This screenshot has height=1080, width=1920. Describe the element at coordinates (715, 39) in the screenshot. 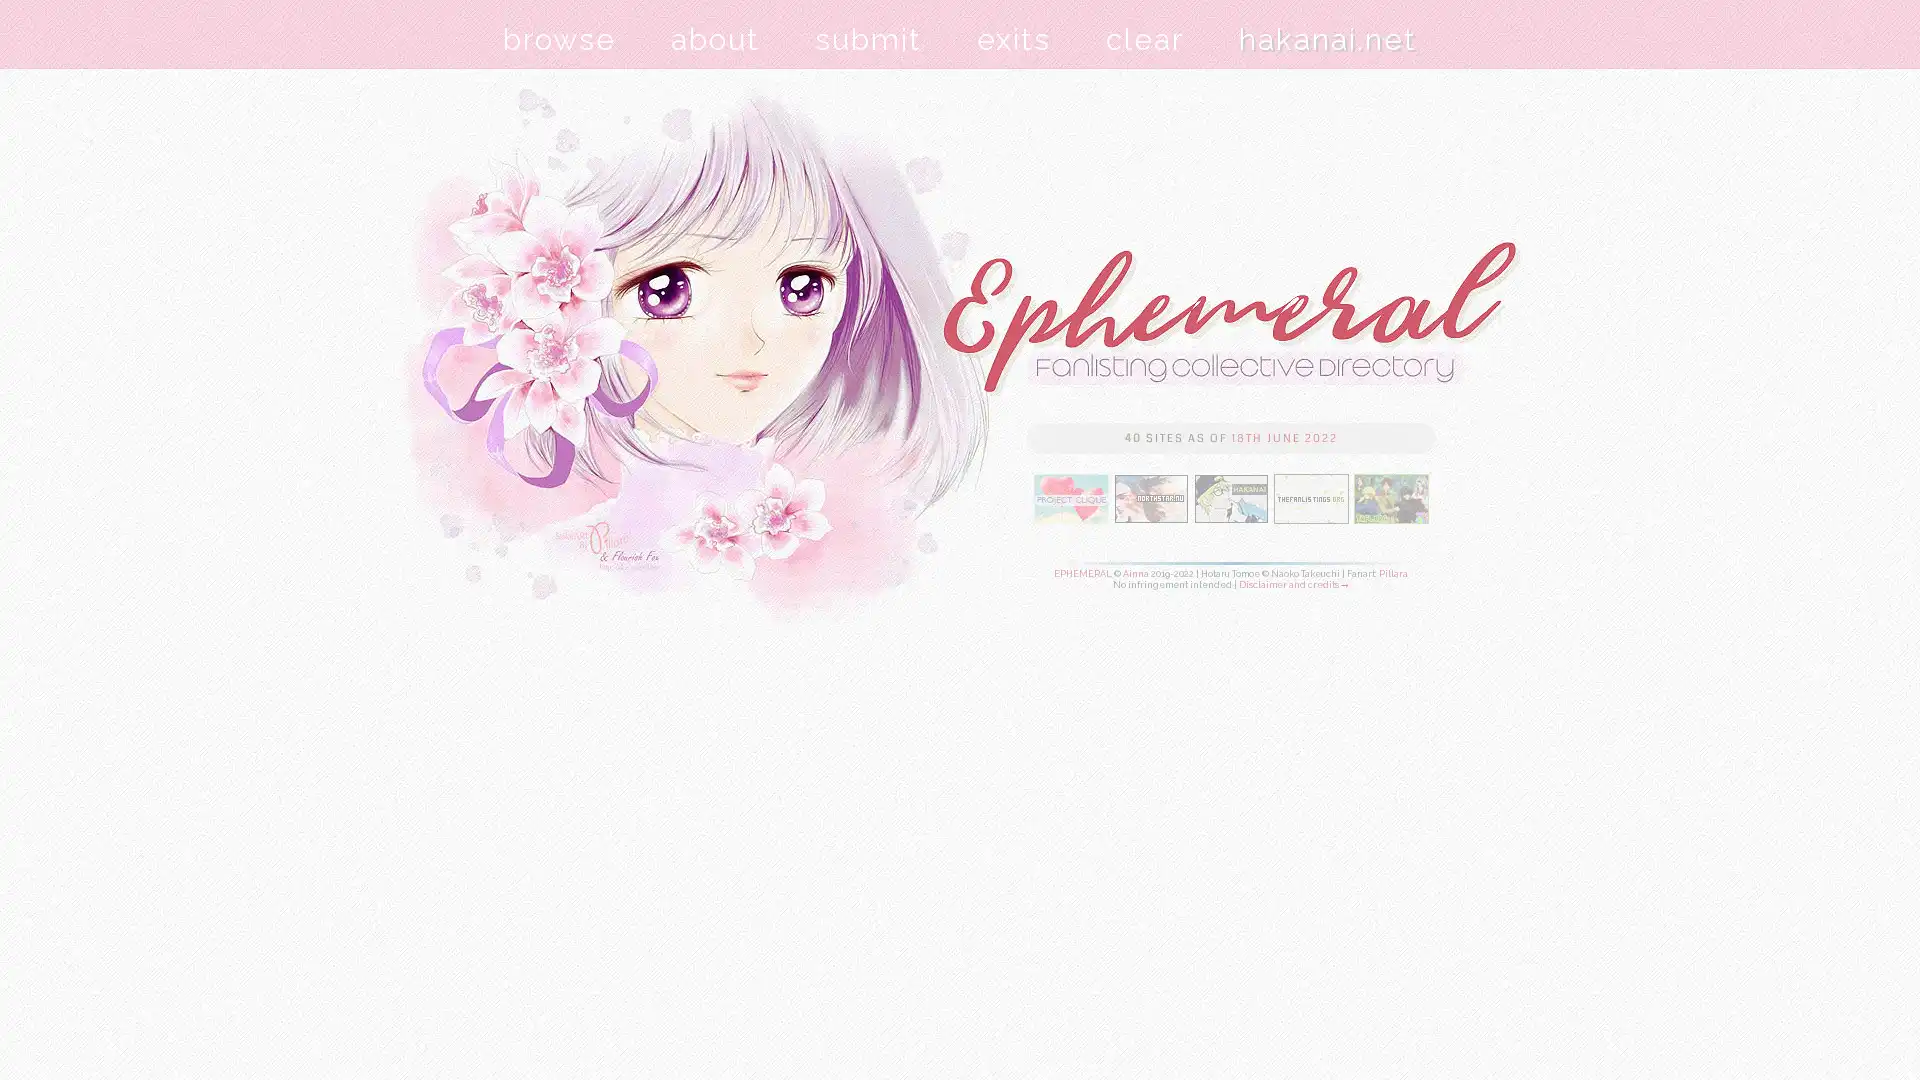

I see `about` at that location.